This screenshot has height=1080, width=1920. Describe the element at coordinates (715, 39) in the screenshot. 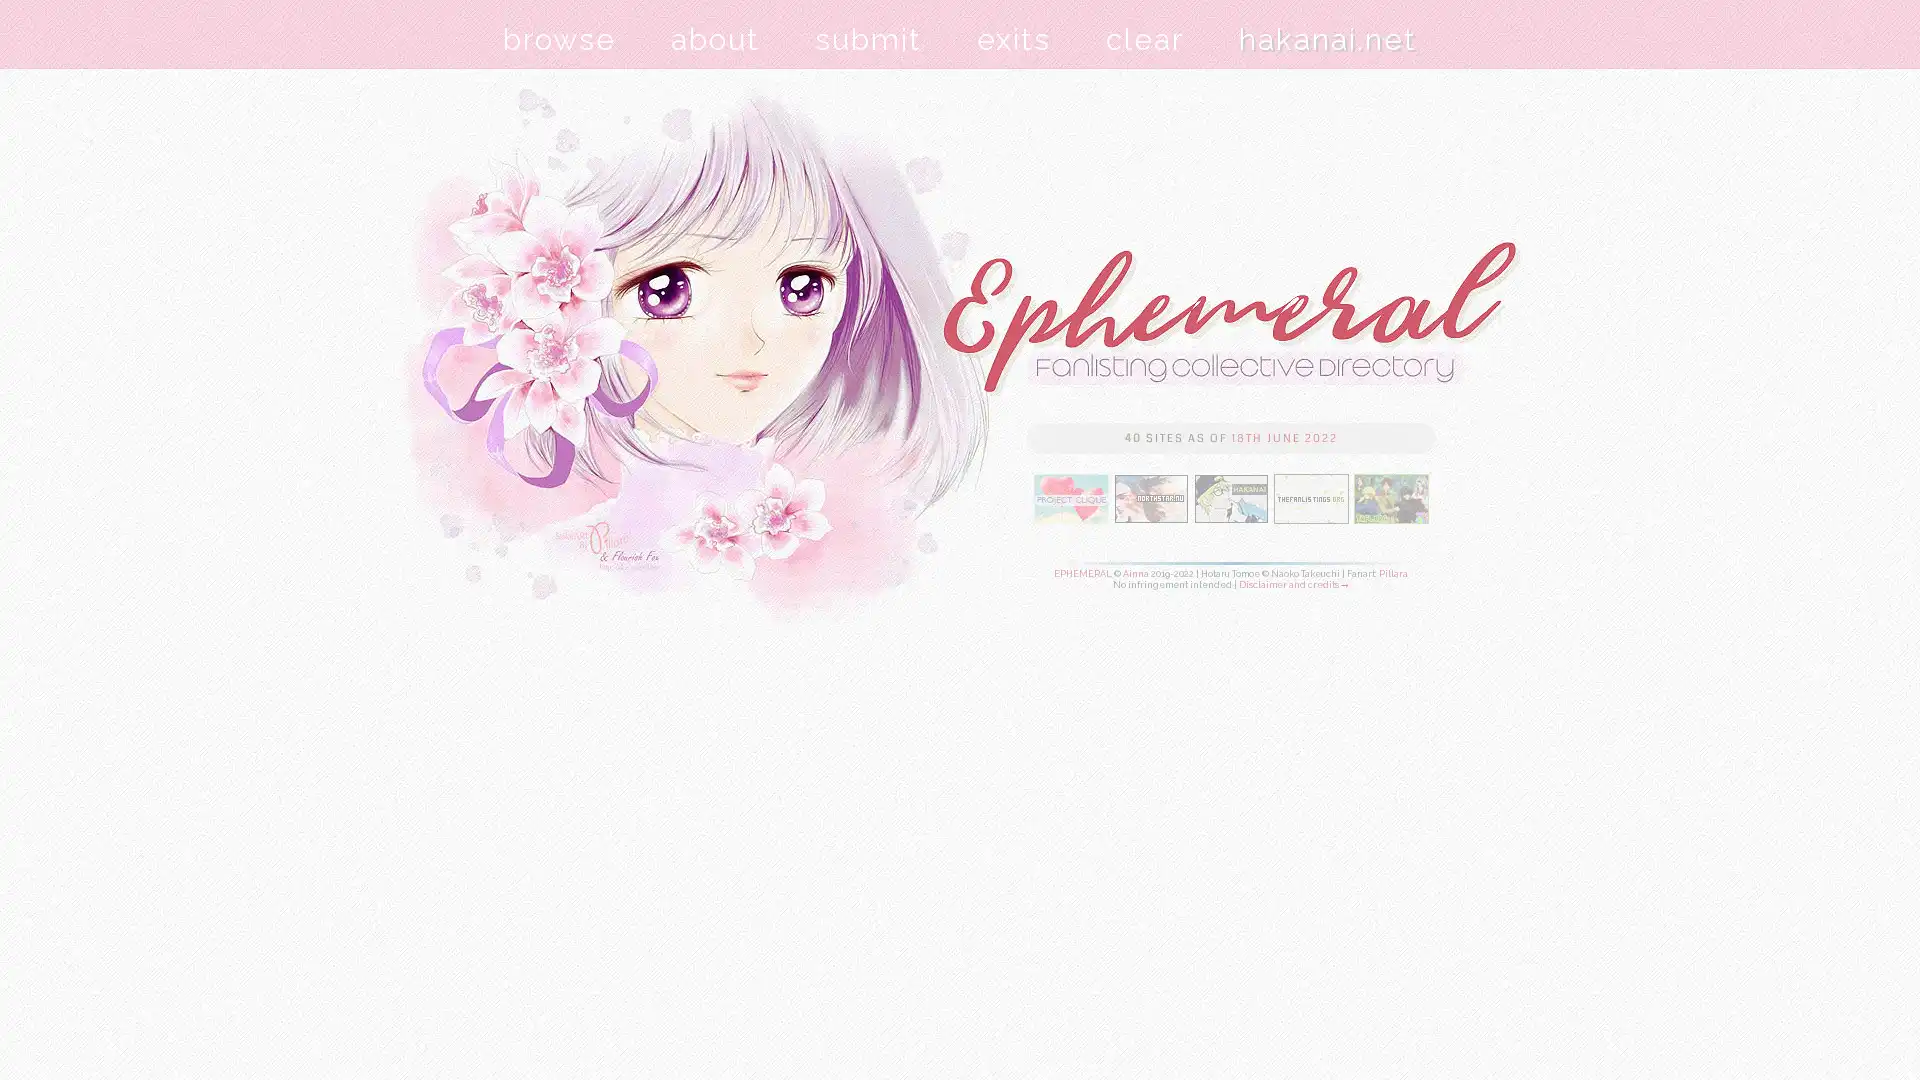

I see `about` at that location.